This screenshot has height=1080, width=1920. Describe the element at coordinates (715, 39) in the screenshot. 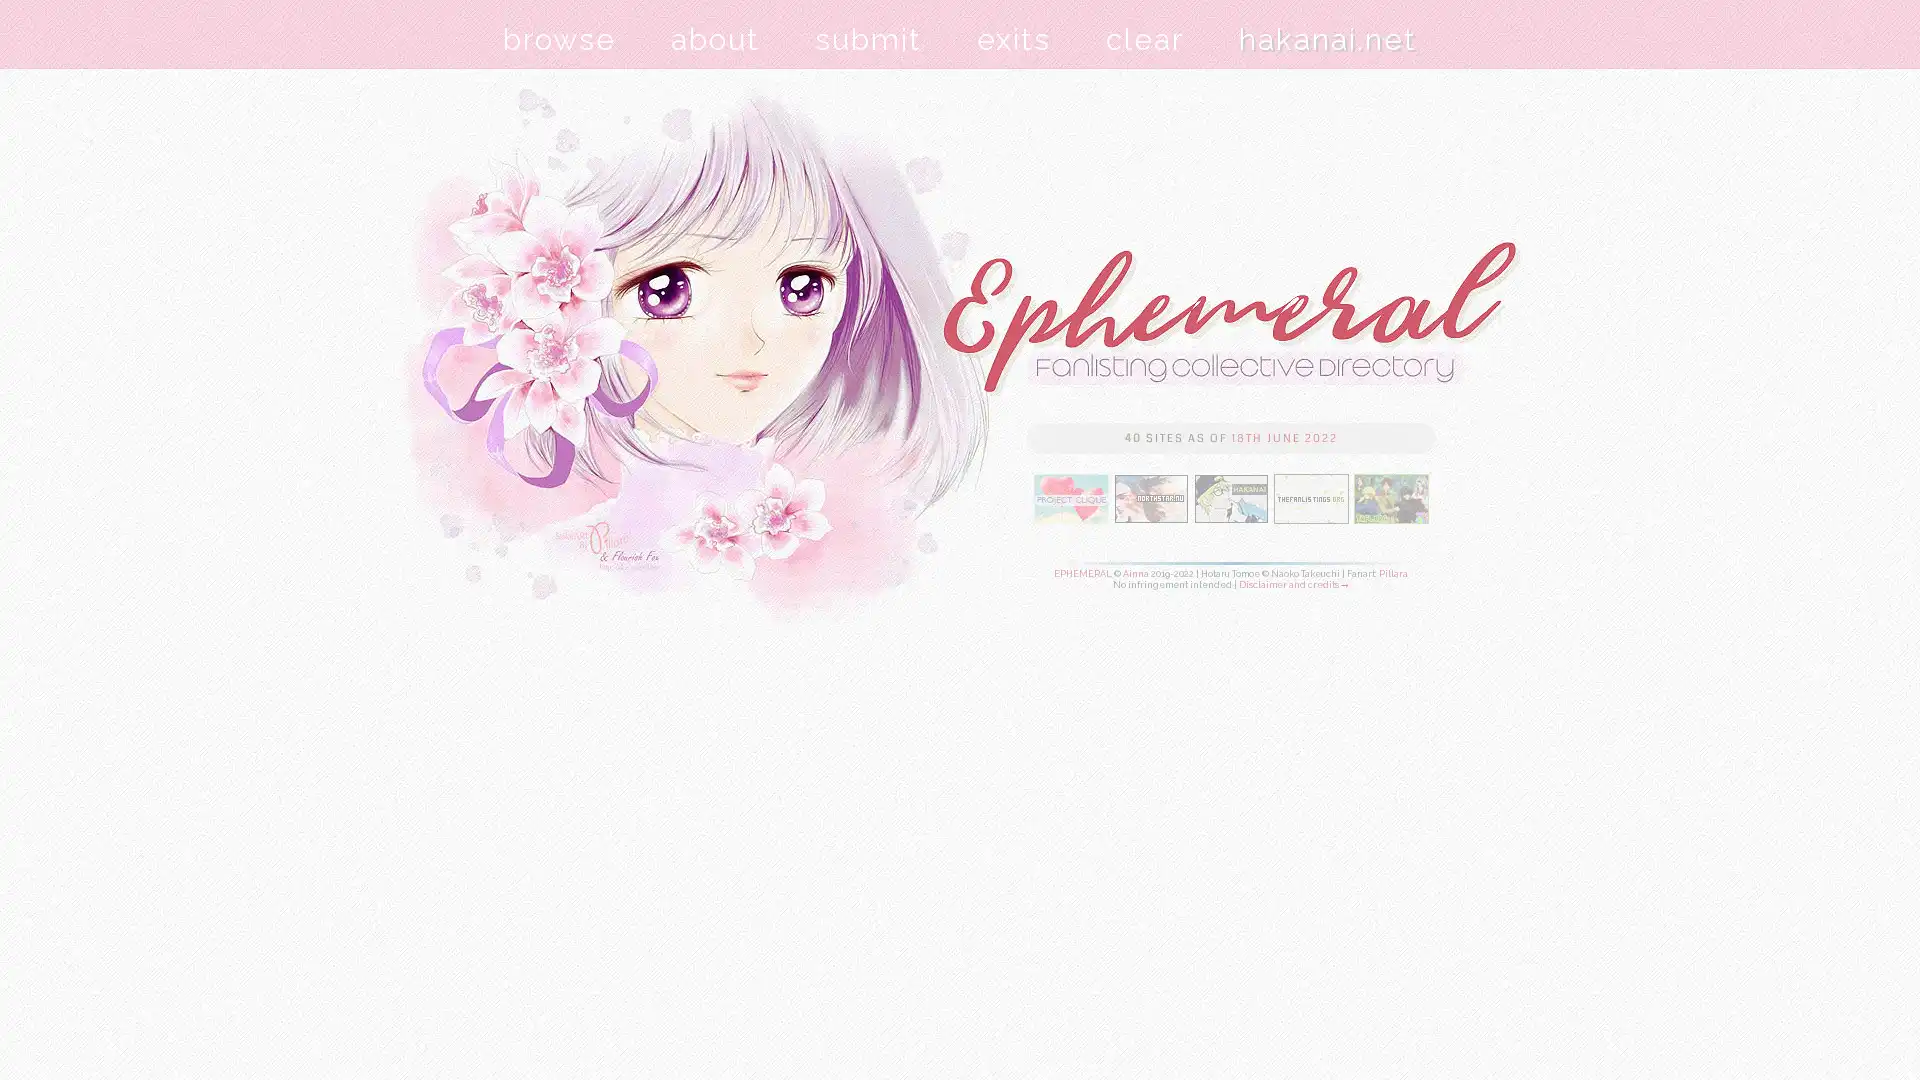

I see `about` at that location.